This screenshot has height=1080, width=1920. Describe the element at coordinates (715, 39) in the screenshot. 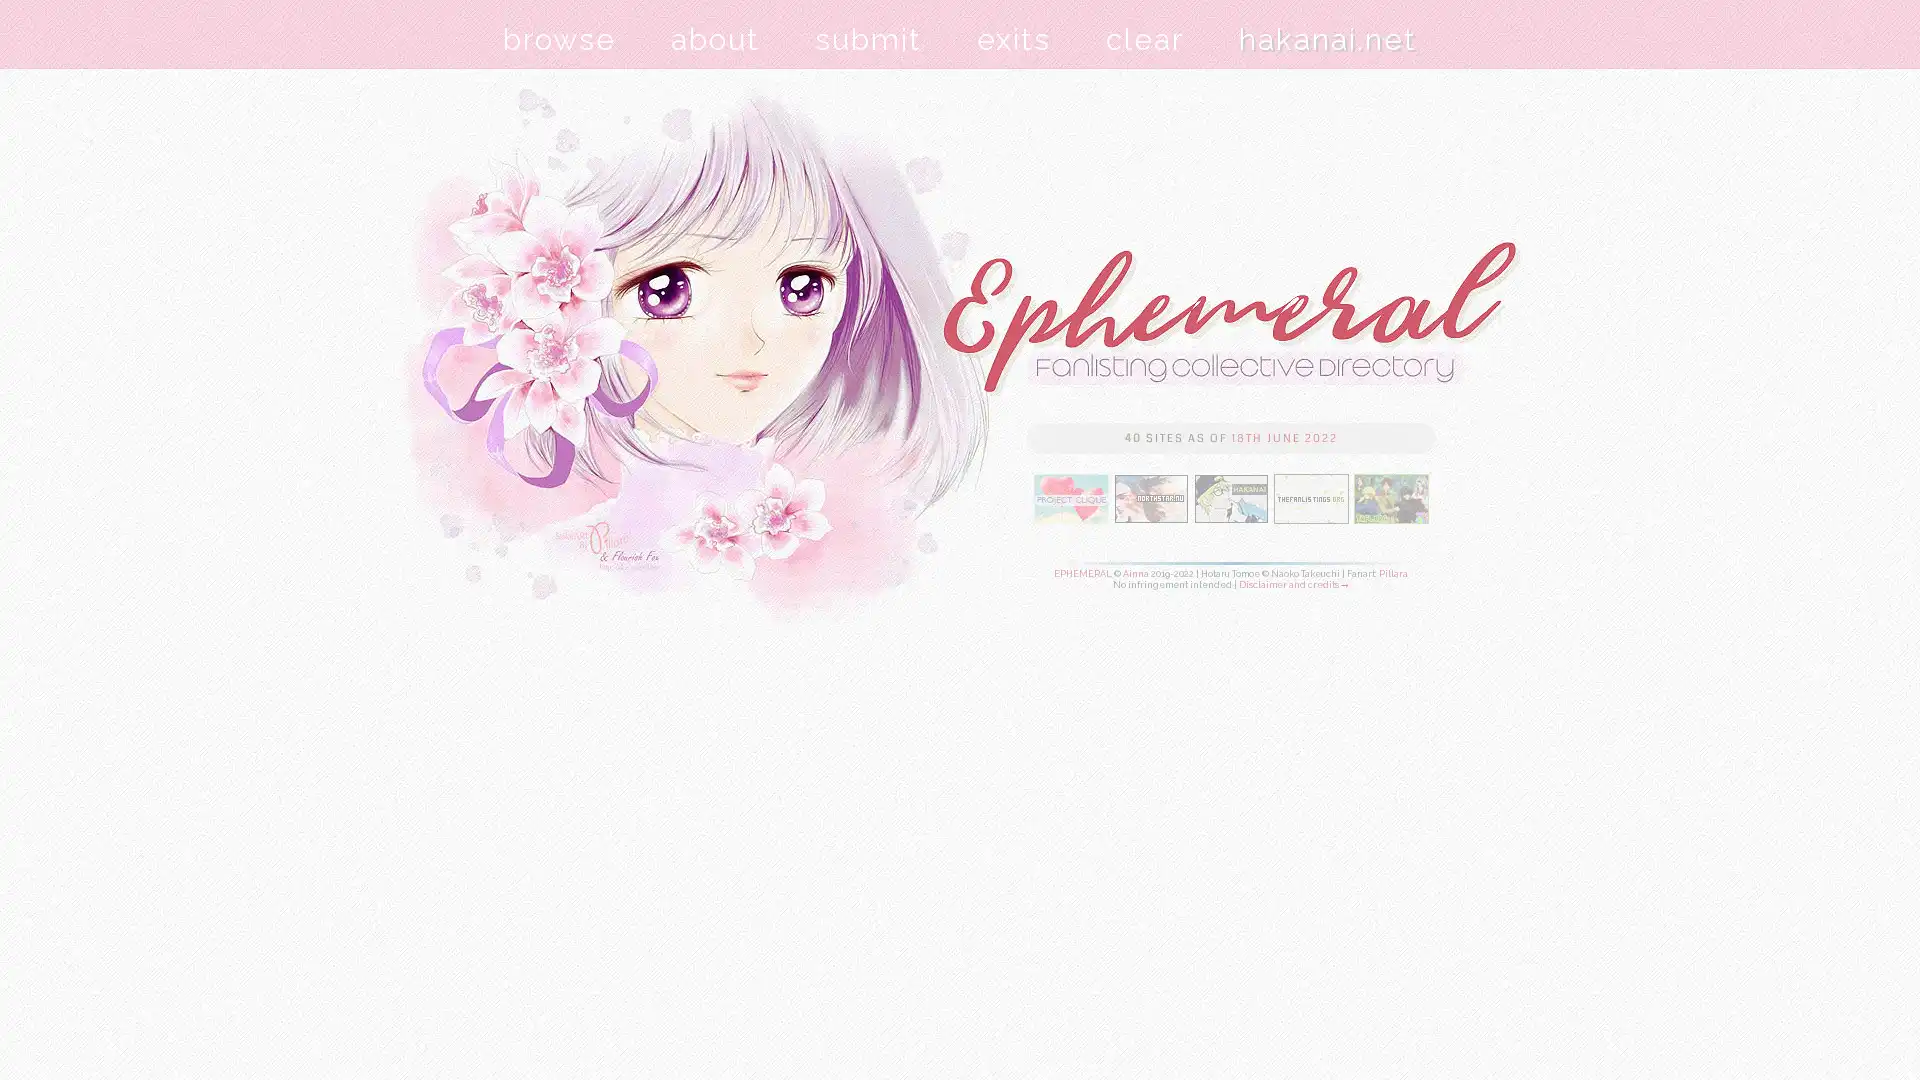

I see `about` at that location.